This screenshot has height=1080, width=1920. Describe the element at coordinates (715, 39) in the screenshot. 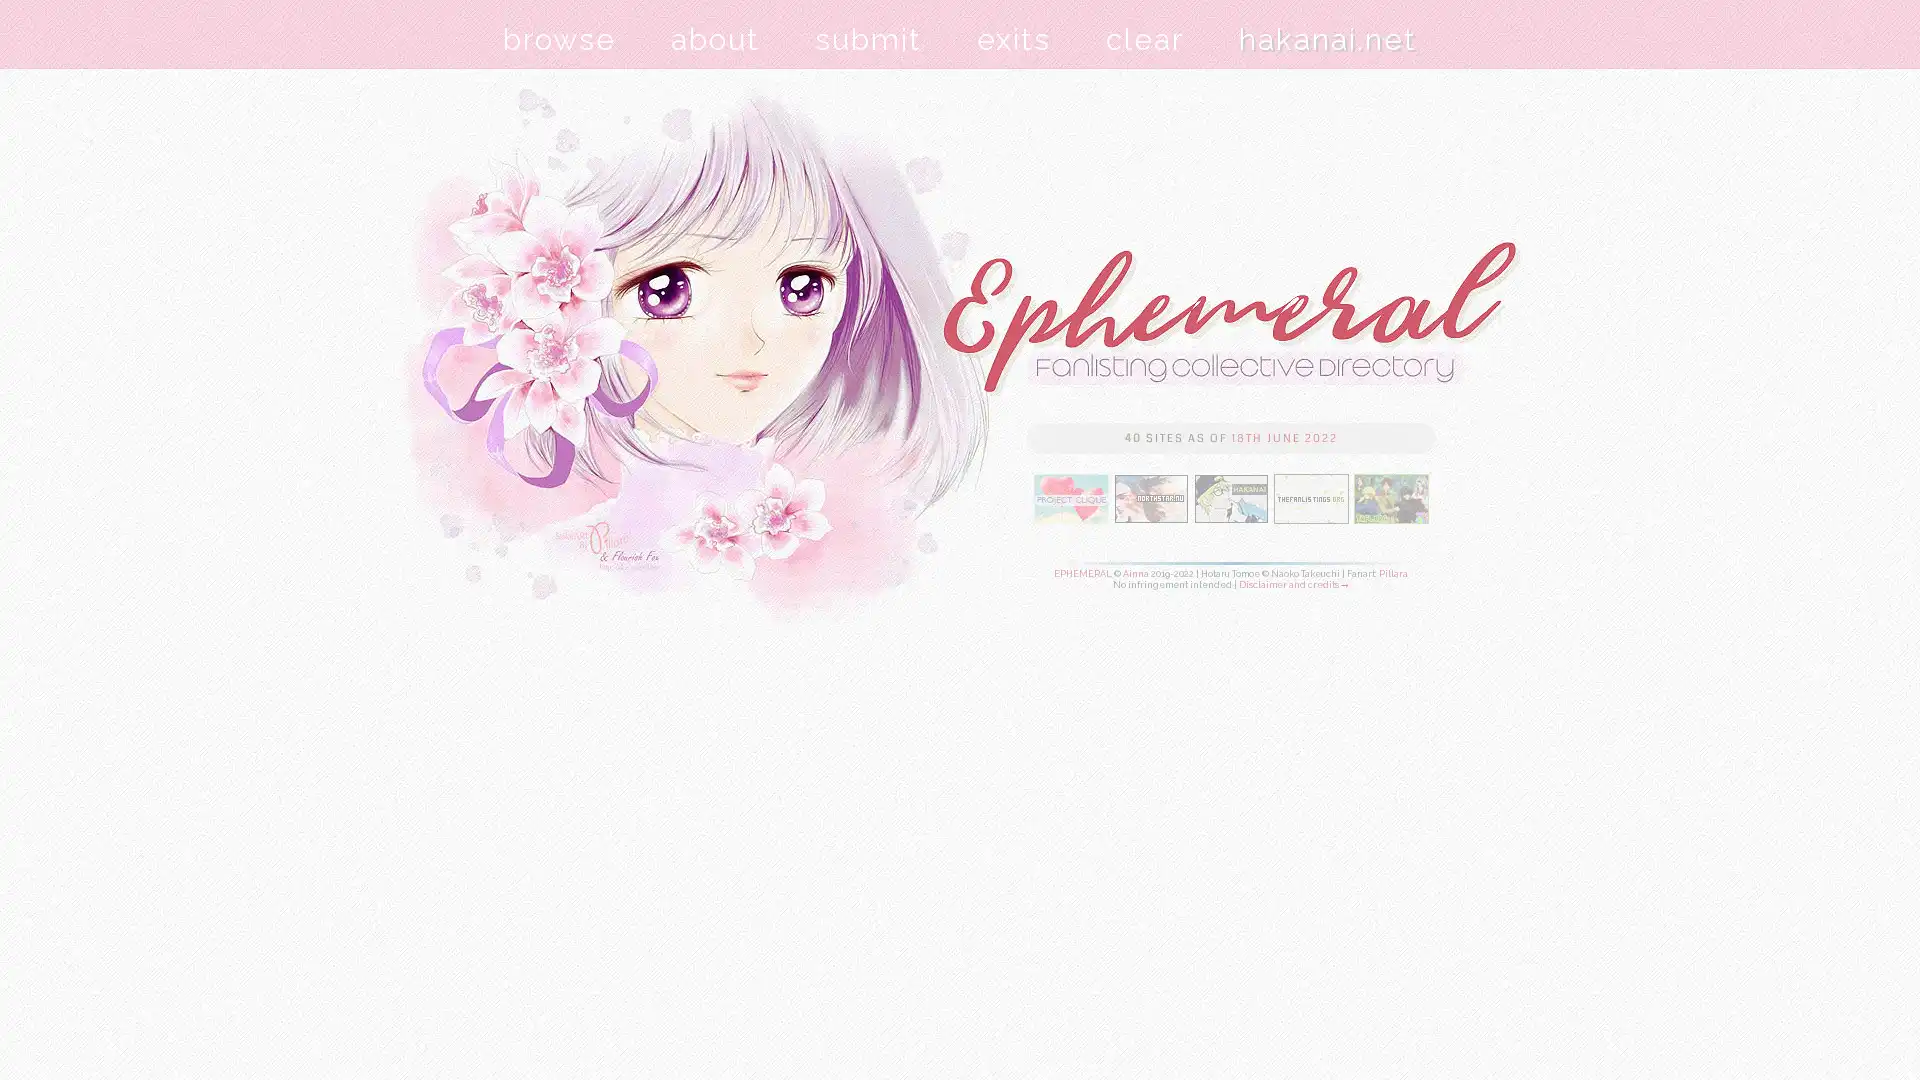

I see `about` at that location.